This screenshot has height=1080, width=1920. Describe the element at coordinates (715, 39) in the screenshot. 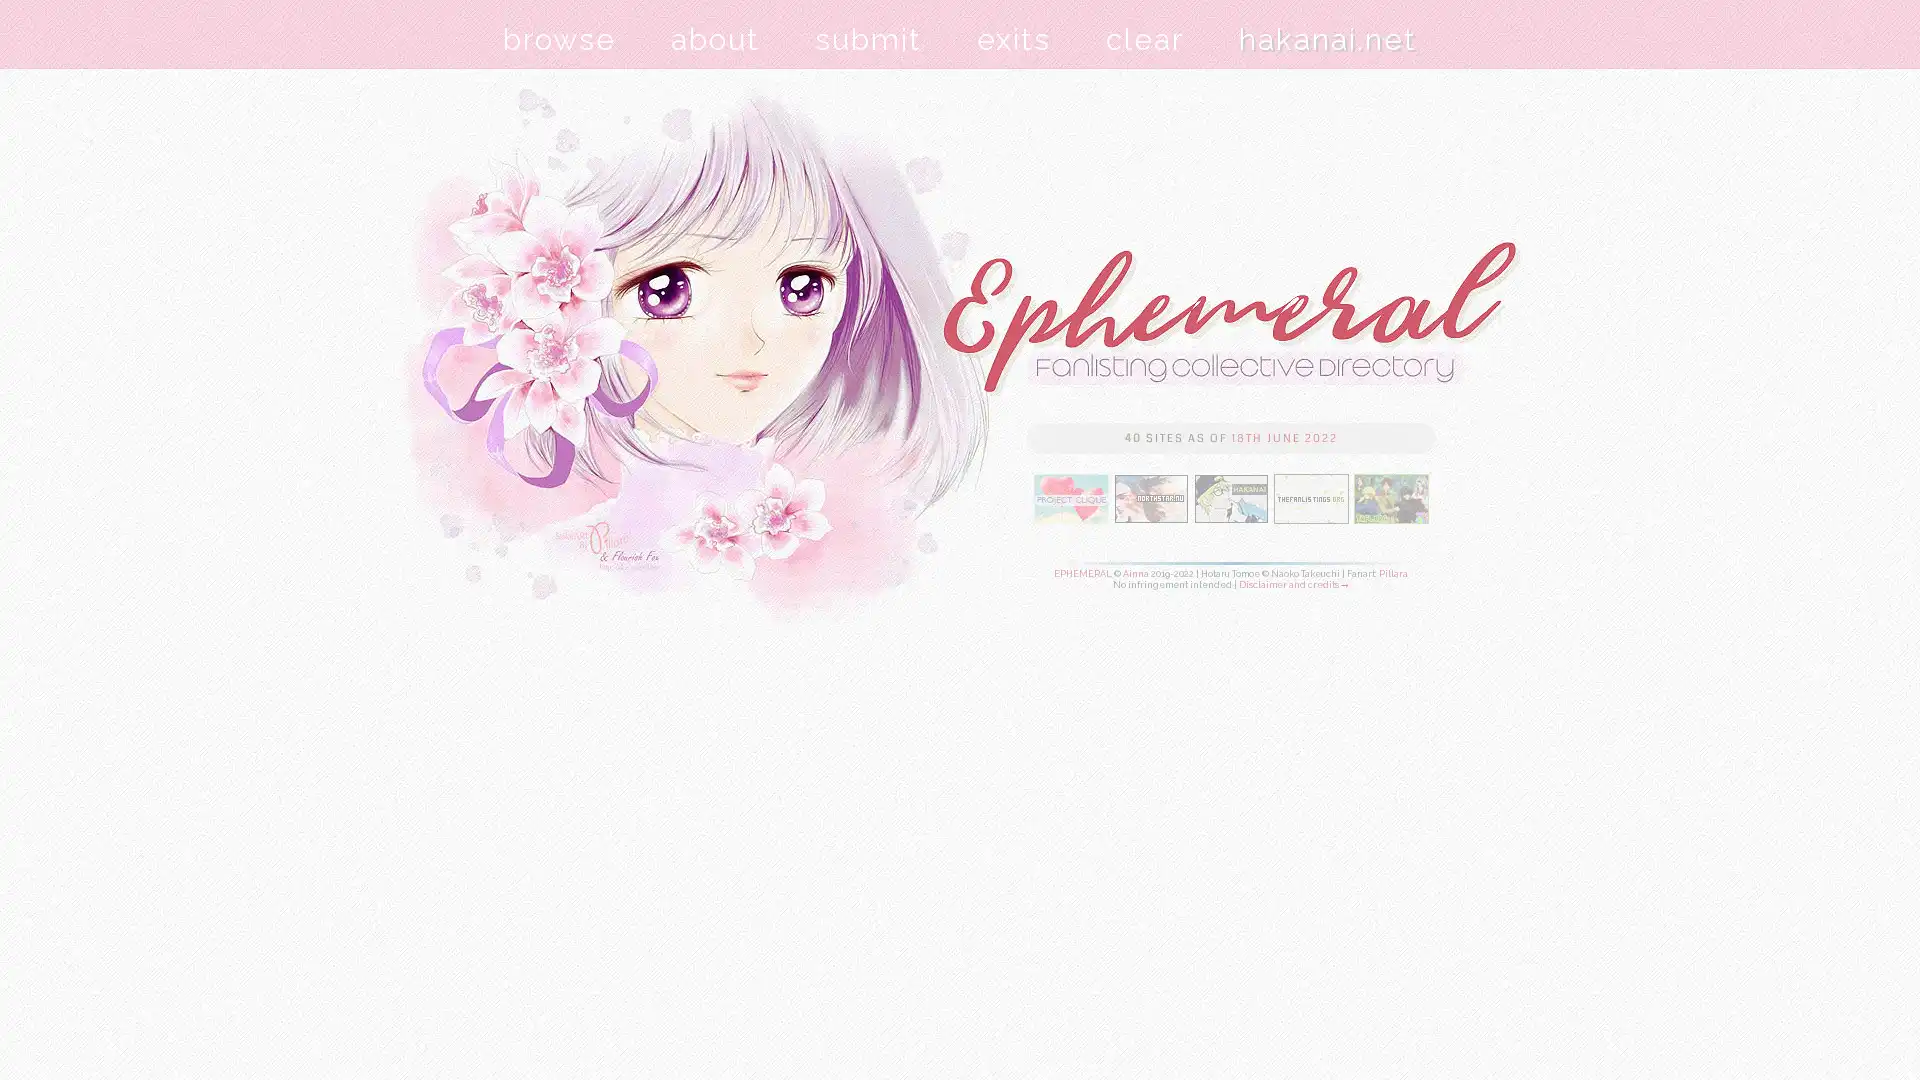

I see `about` at that location.